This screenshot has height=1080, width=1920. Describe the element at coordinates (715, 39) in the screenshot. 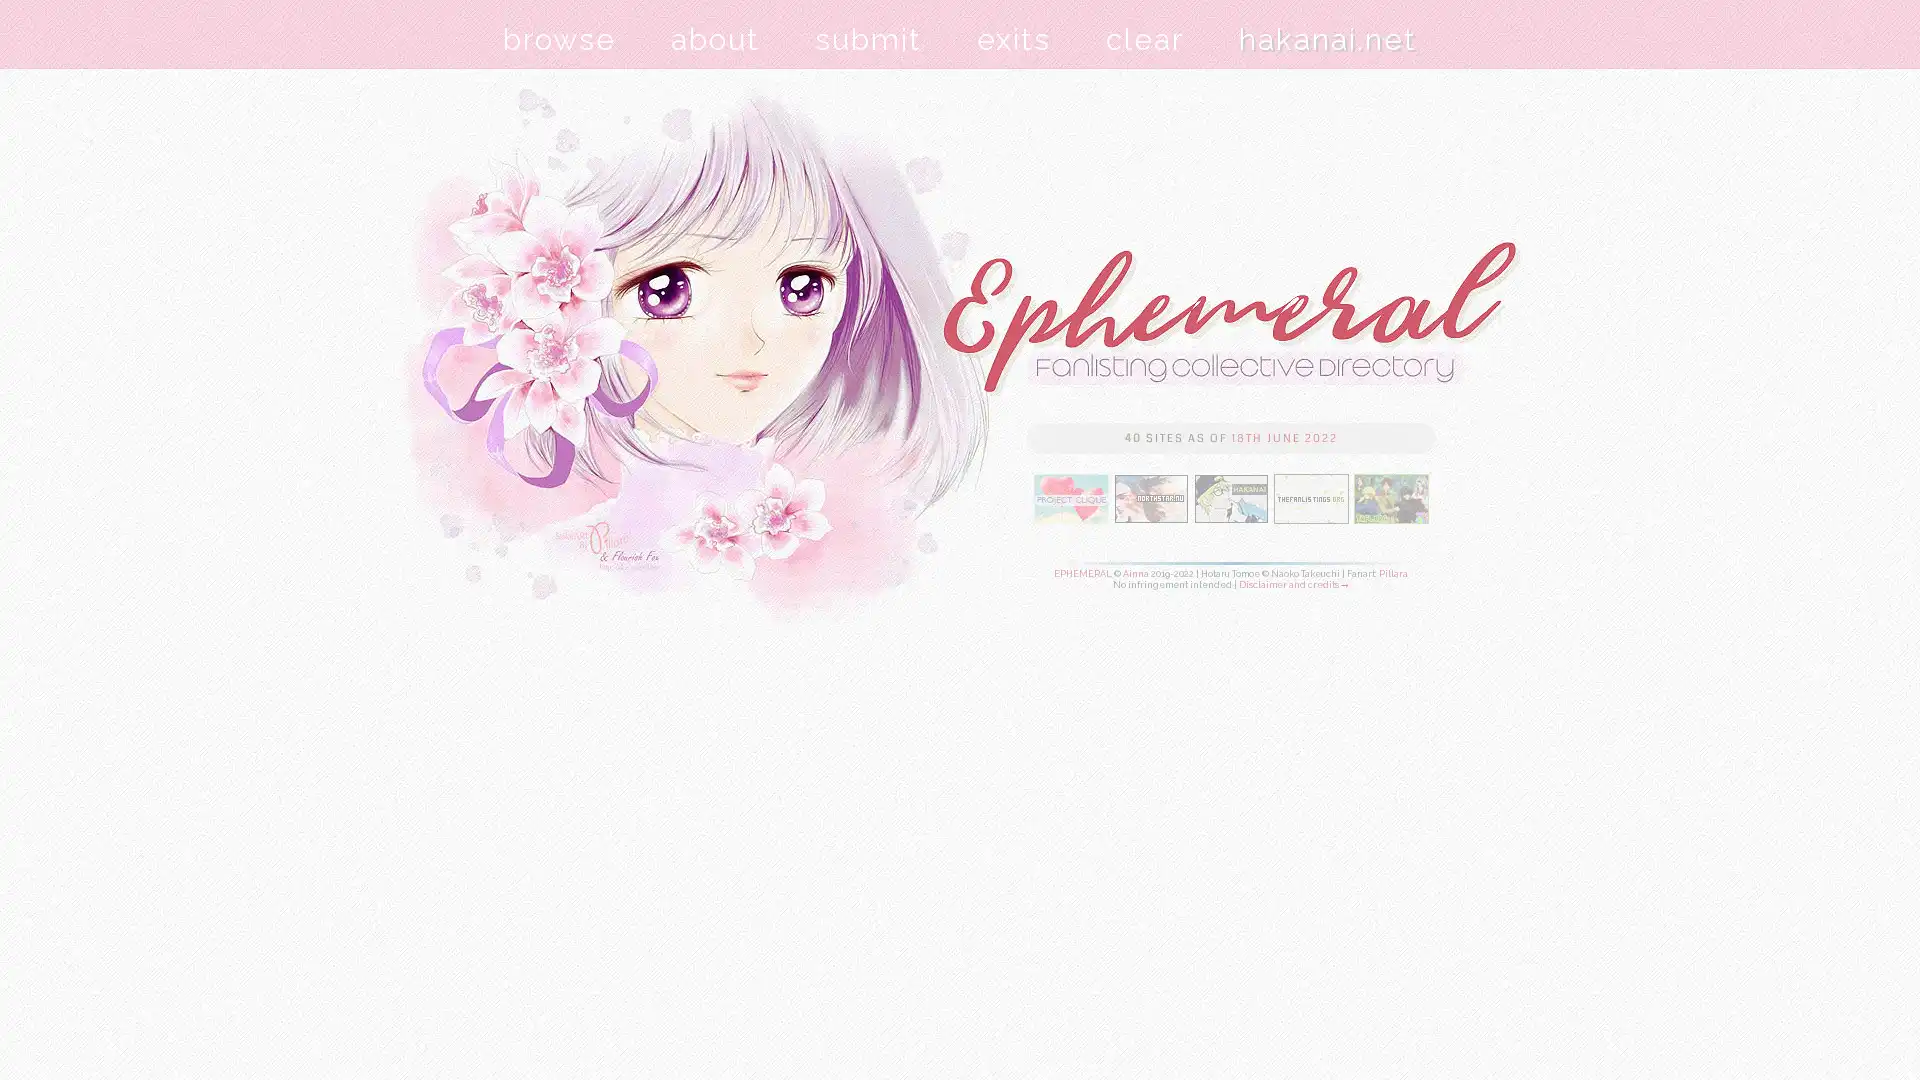

I see `about` at that location.